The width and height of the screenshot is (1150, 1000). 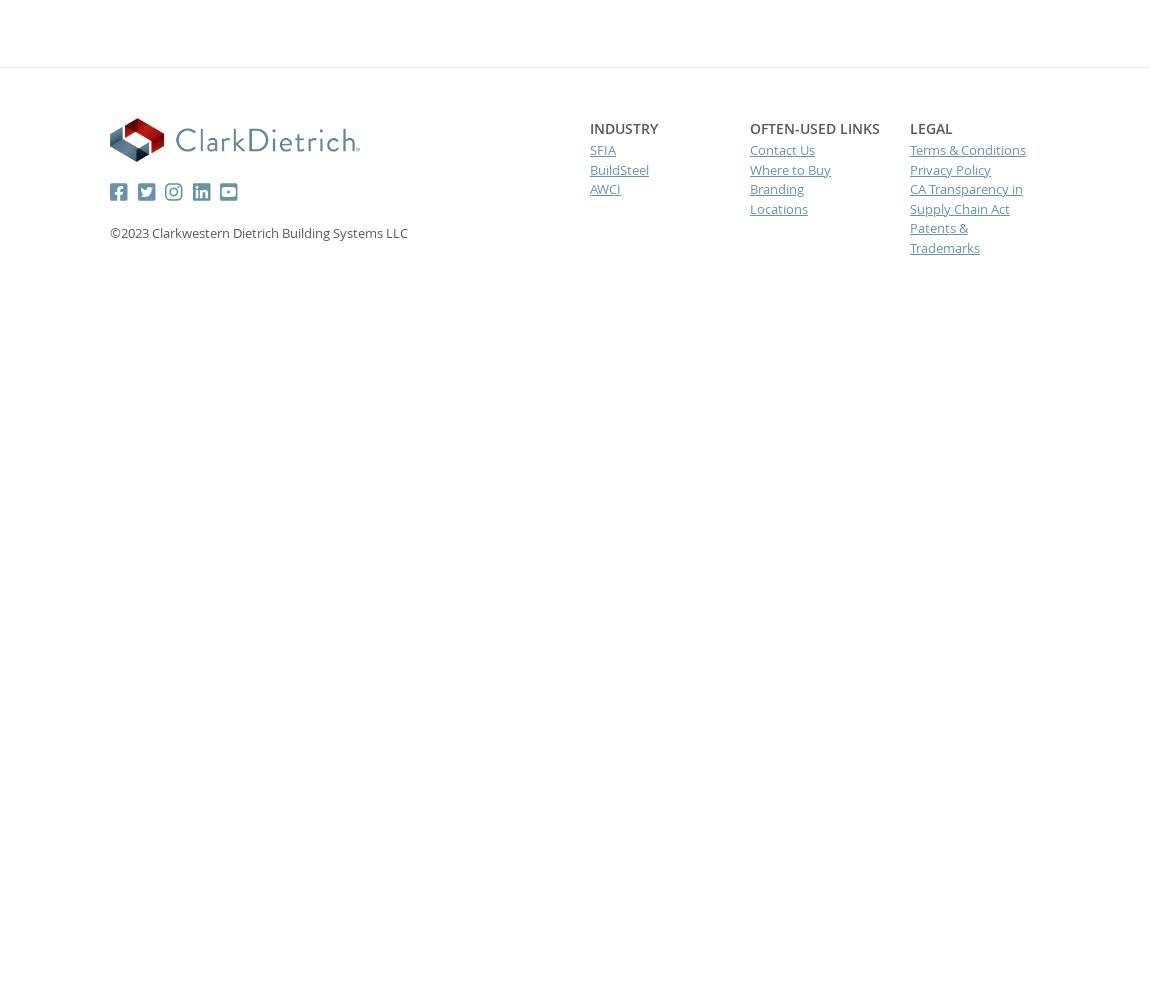 What do you see at coordinates (618, 169) in the screenshot?
I see `'BuildSteel'` at bounding box center [618, 169].